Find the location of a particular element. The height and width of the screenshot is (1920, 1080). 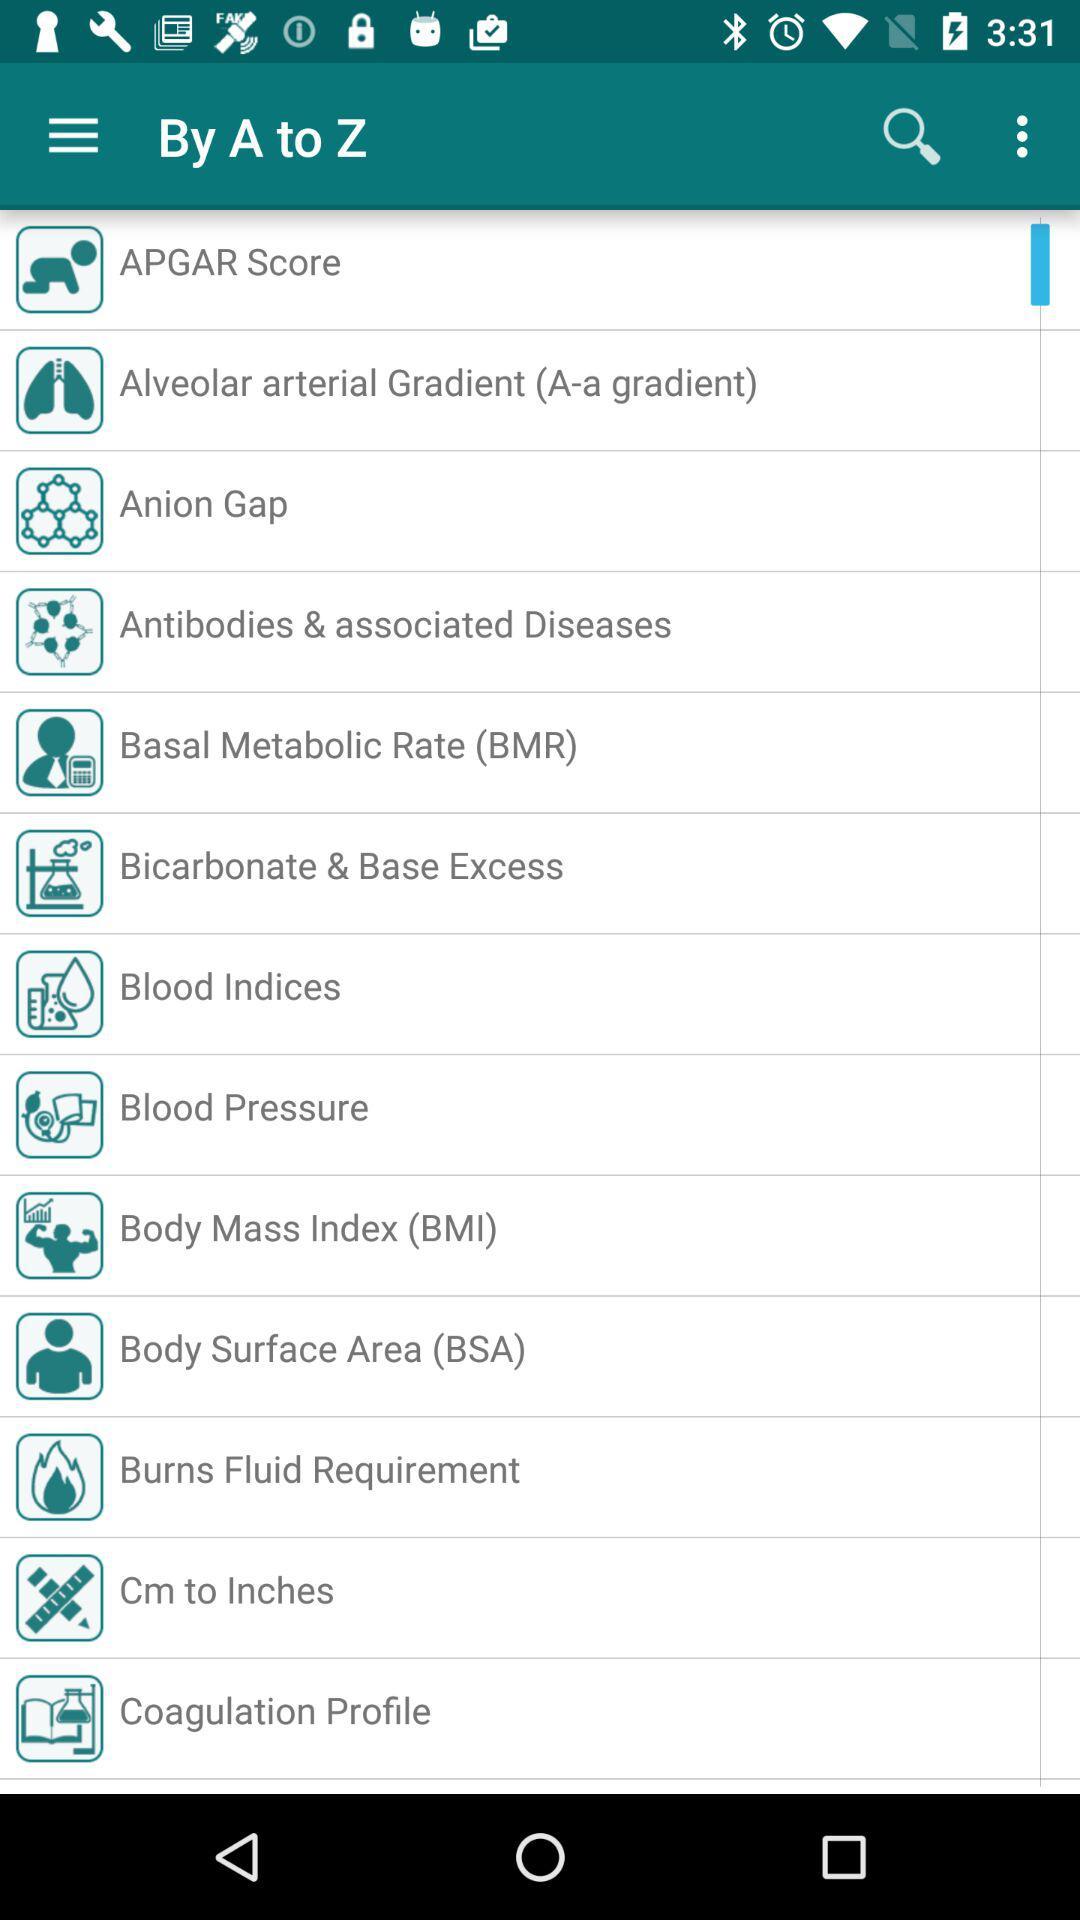

the icon which is next to body surface area bsa is located at coordinates (59, 1356).